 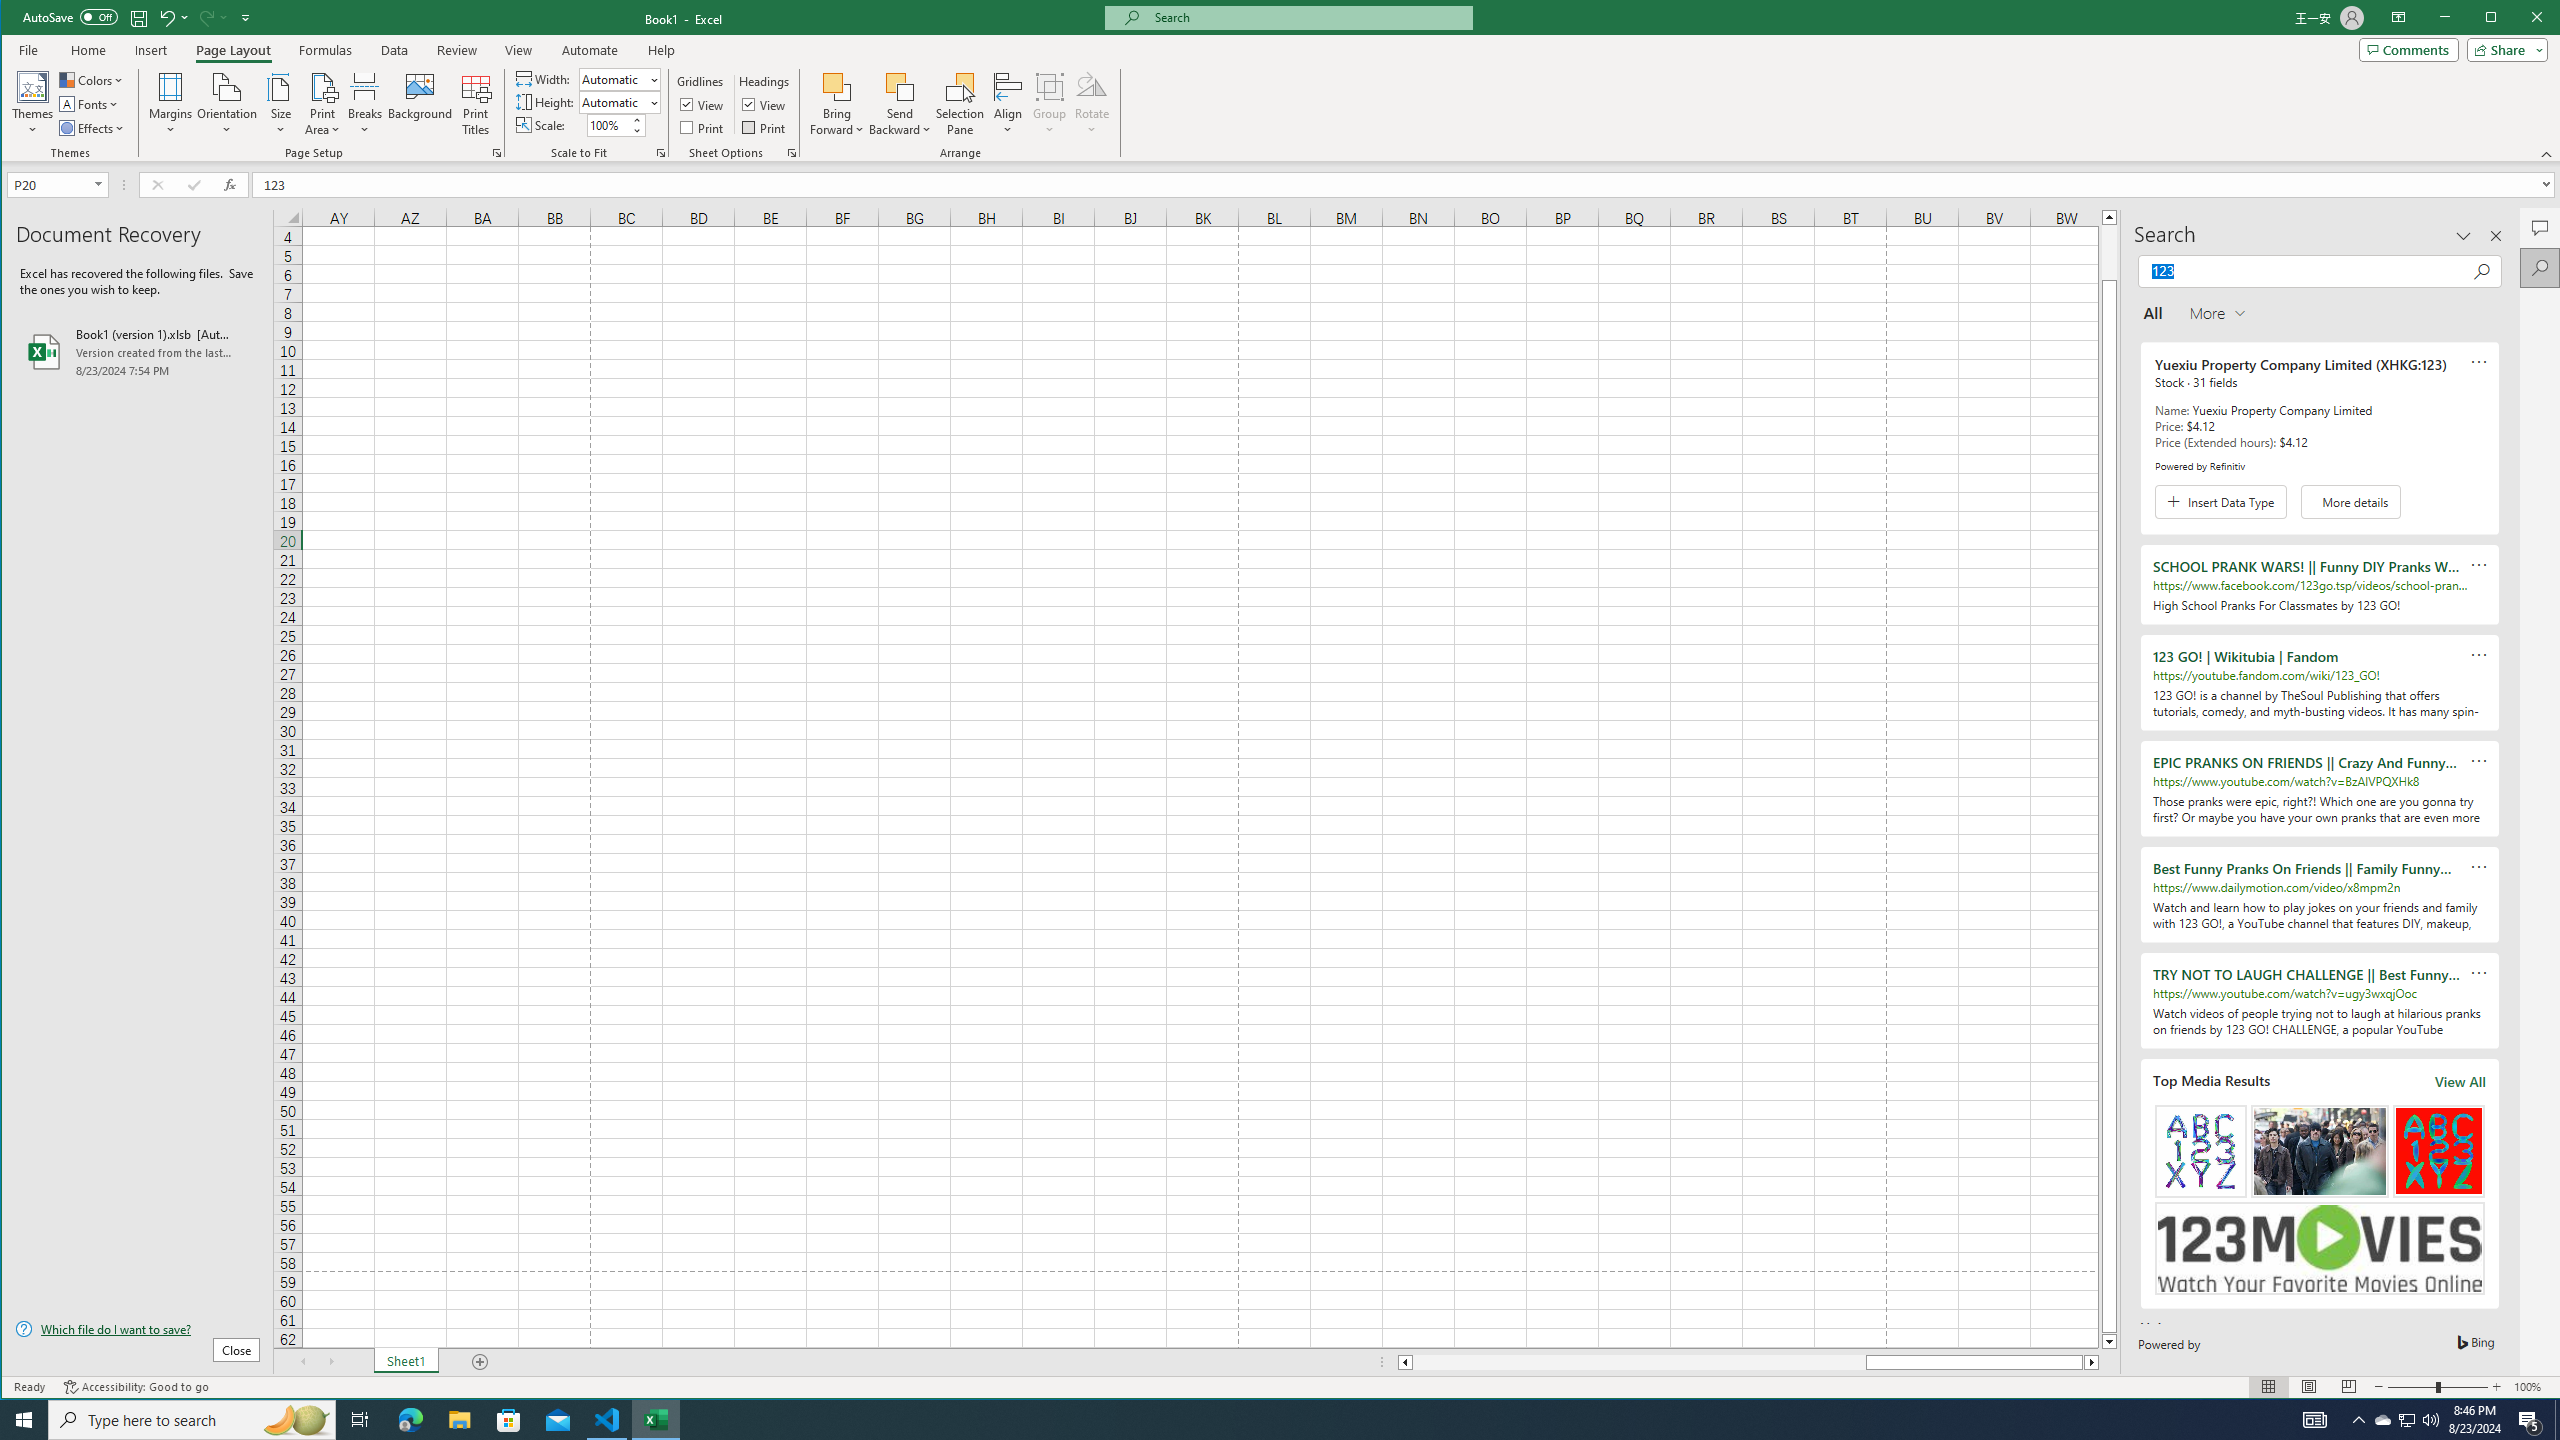 I want to click on 'Bring Forward', so click(x=837, y=103).